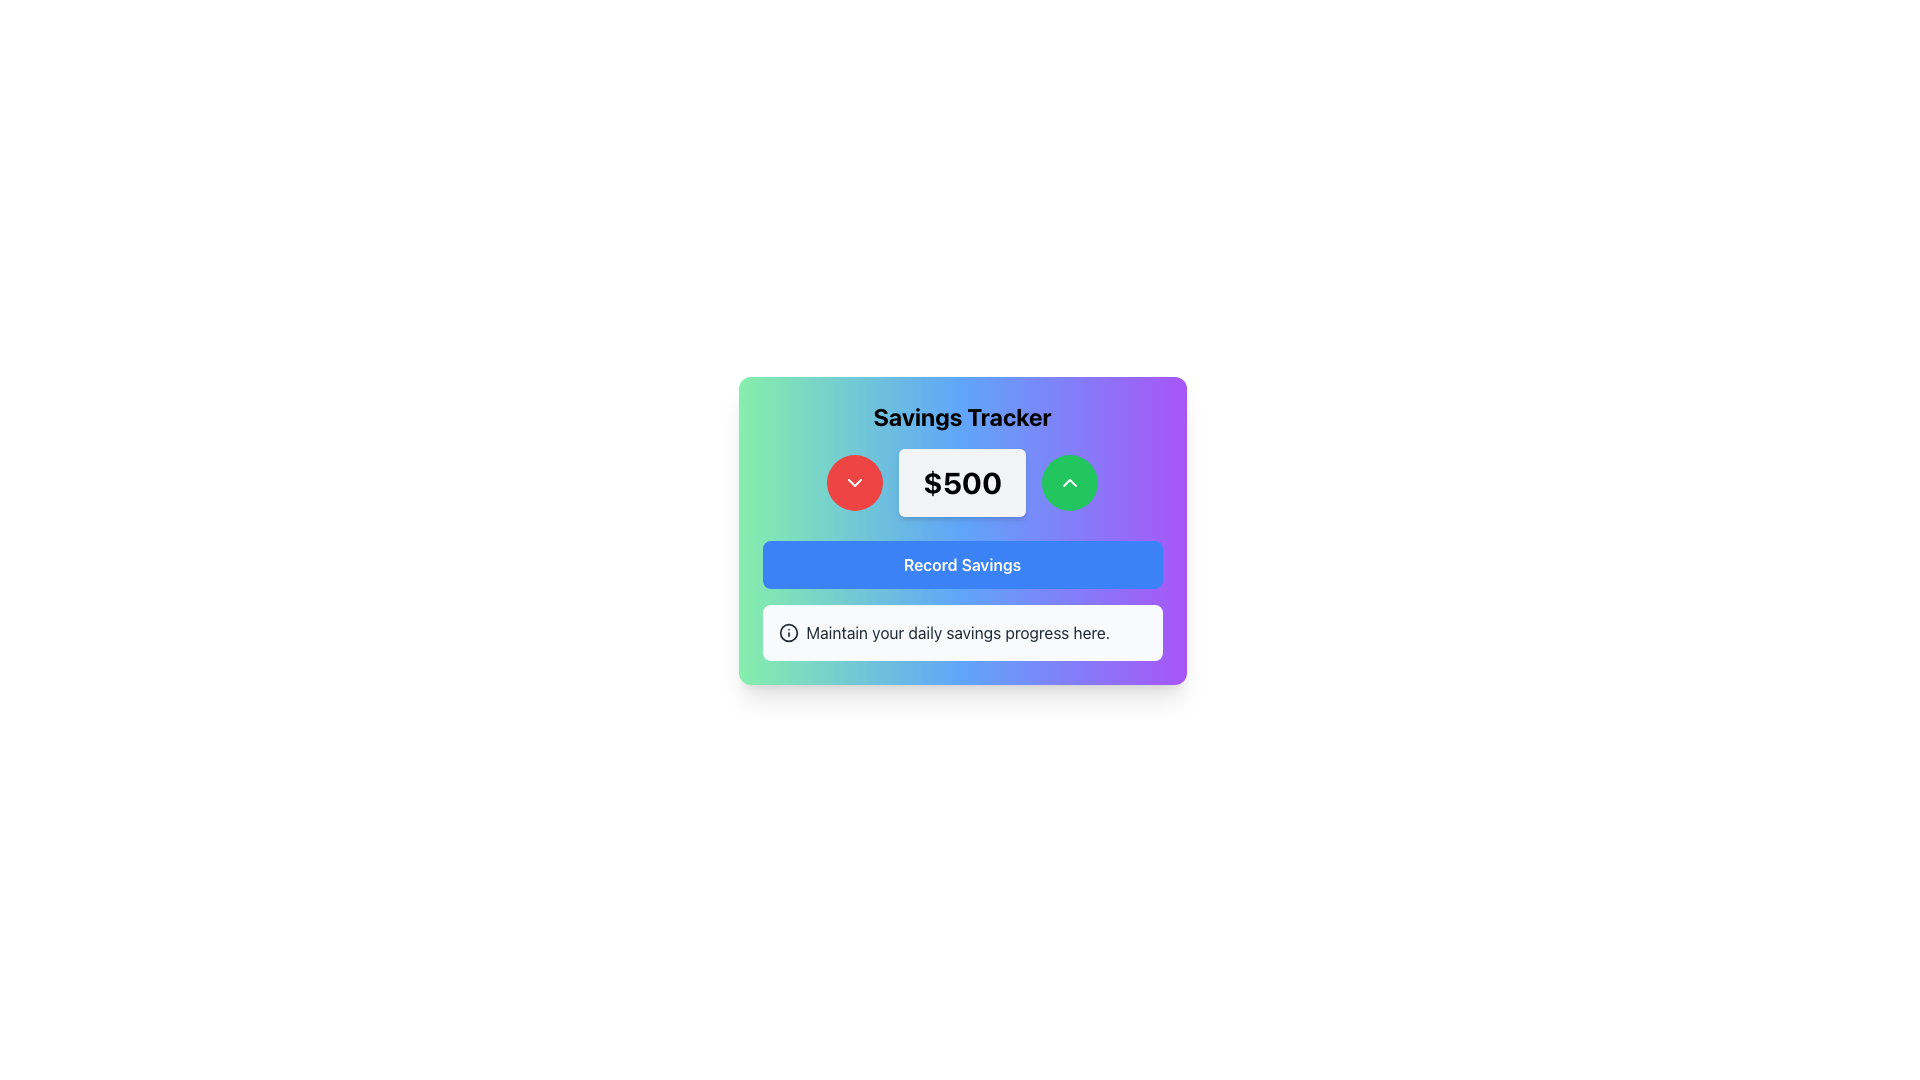  Describe the element at coordinates (1069, 482) in the screenshot. I see `the upward increment button located on the rightmost side of a row, adjacent to a rectangular box displaying '$500'` at that location.